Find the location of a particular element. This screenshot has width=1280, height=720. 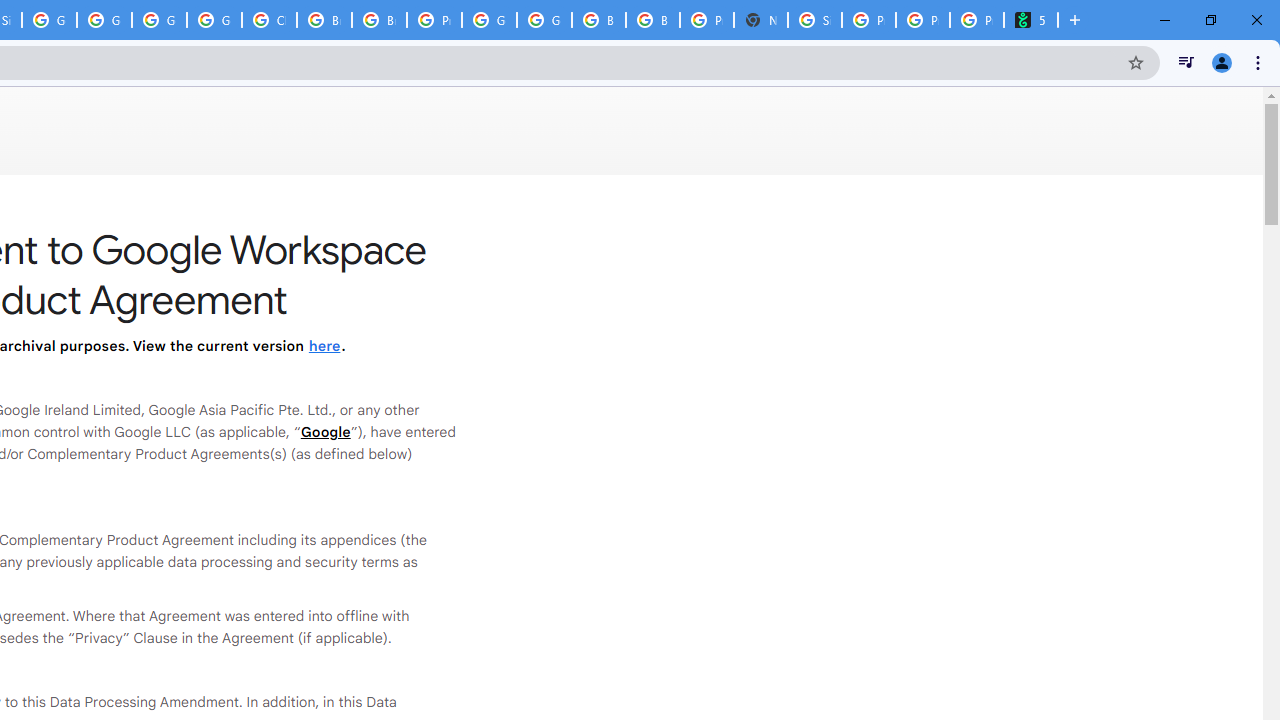

'Google Cloud Platform' is located at coordinates (489, 20).